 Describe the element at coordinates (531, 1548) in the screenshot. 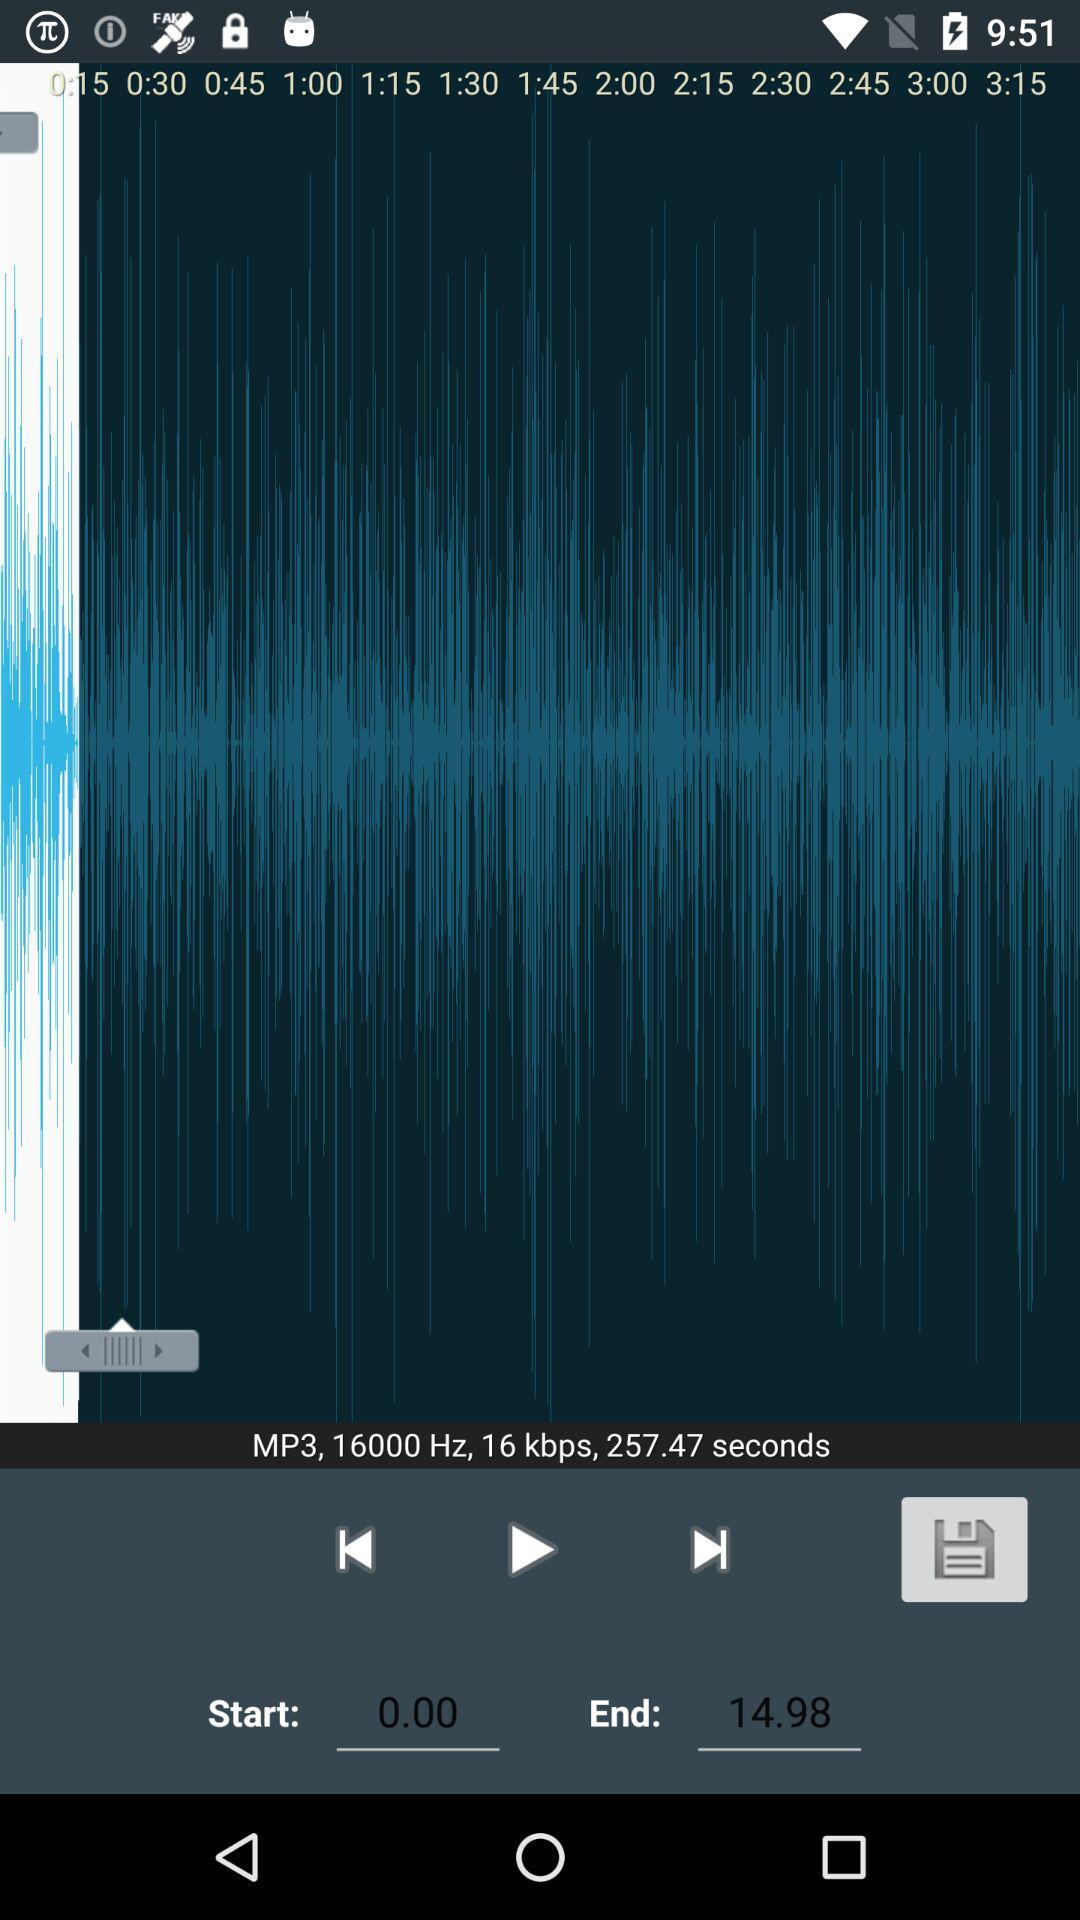

I see `the play icon` at that location.